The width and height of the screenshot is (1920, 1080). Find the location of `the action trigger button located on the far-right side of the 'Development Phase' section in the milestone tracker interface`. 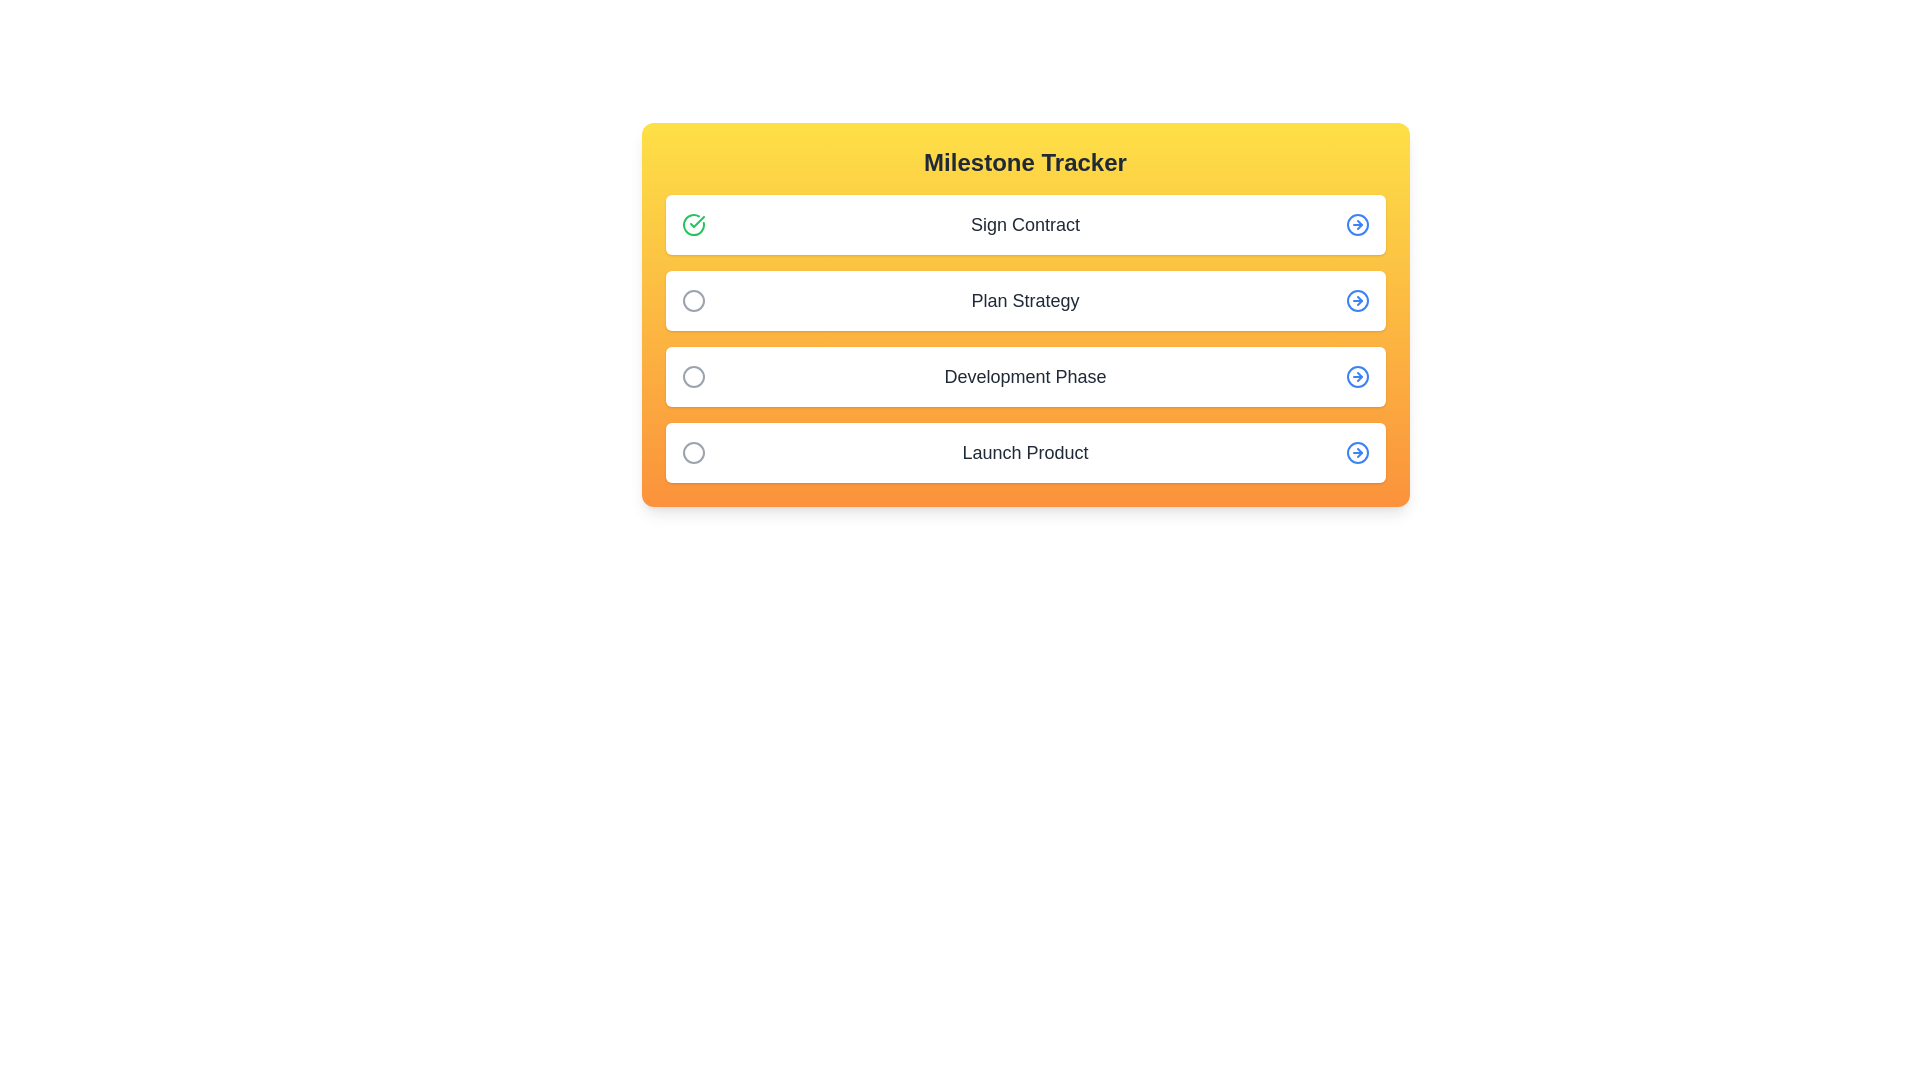

the action trigger button located on the far-right side of the 'Development Phase' section in the milestone tracker interface is located at coordinates (1357, 377).